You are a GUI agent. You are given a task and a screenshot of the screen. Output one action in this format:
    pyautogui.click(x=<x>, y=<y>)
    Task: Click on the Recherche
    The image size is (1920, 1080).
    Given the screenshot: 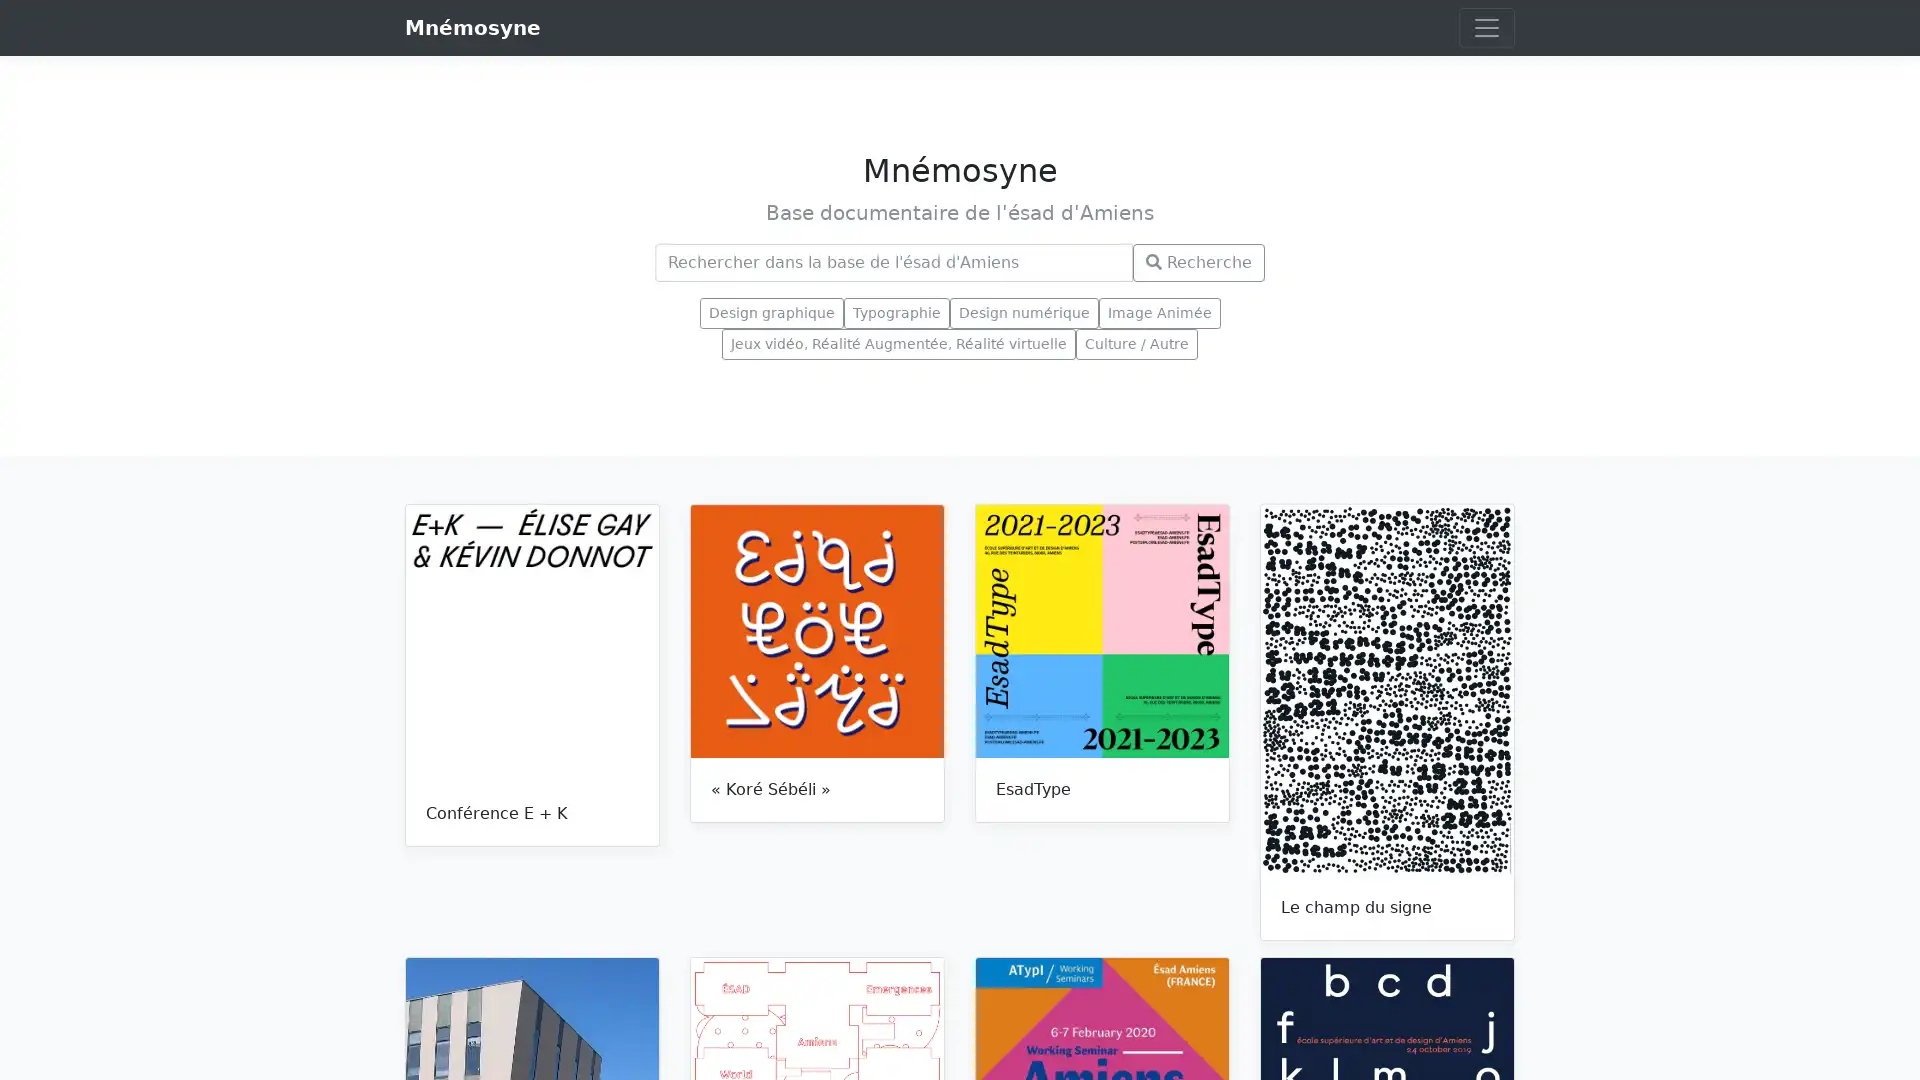 What is the action you would take?
    pyautogui.click(x=1199, y=261)
    